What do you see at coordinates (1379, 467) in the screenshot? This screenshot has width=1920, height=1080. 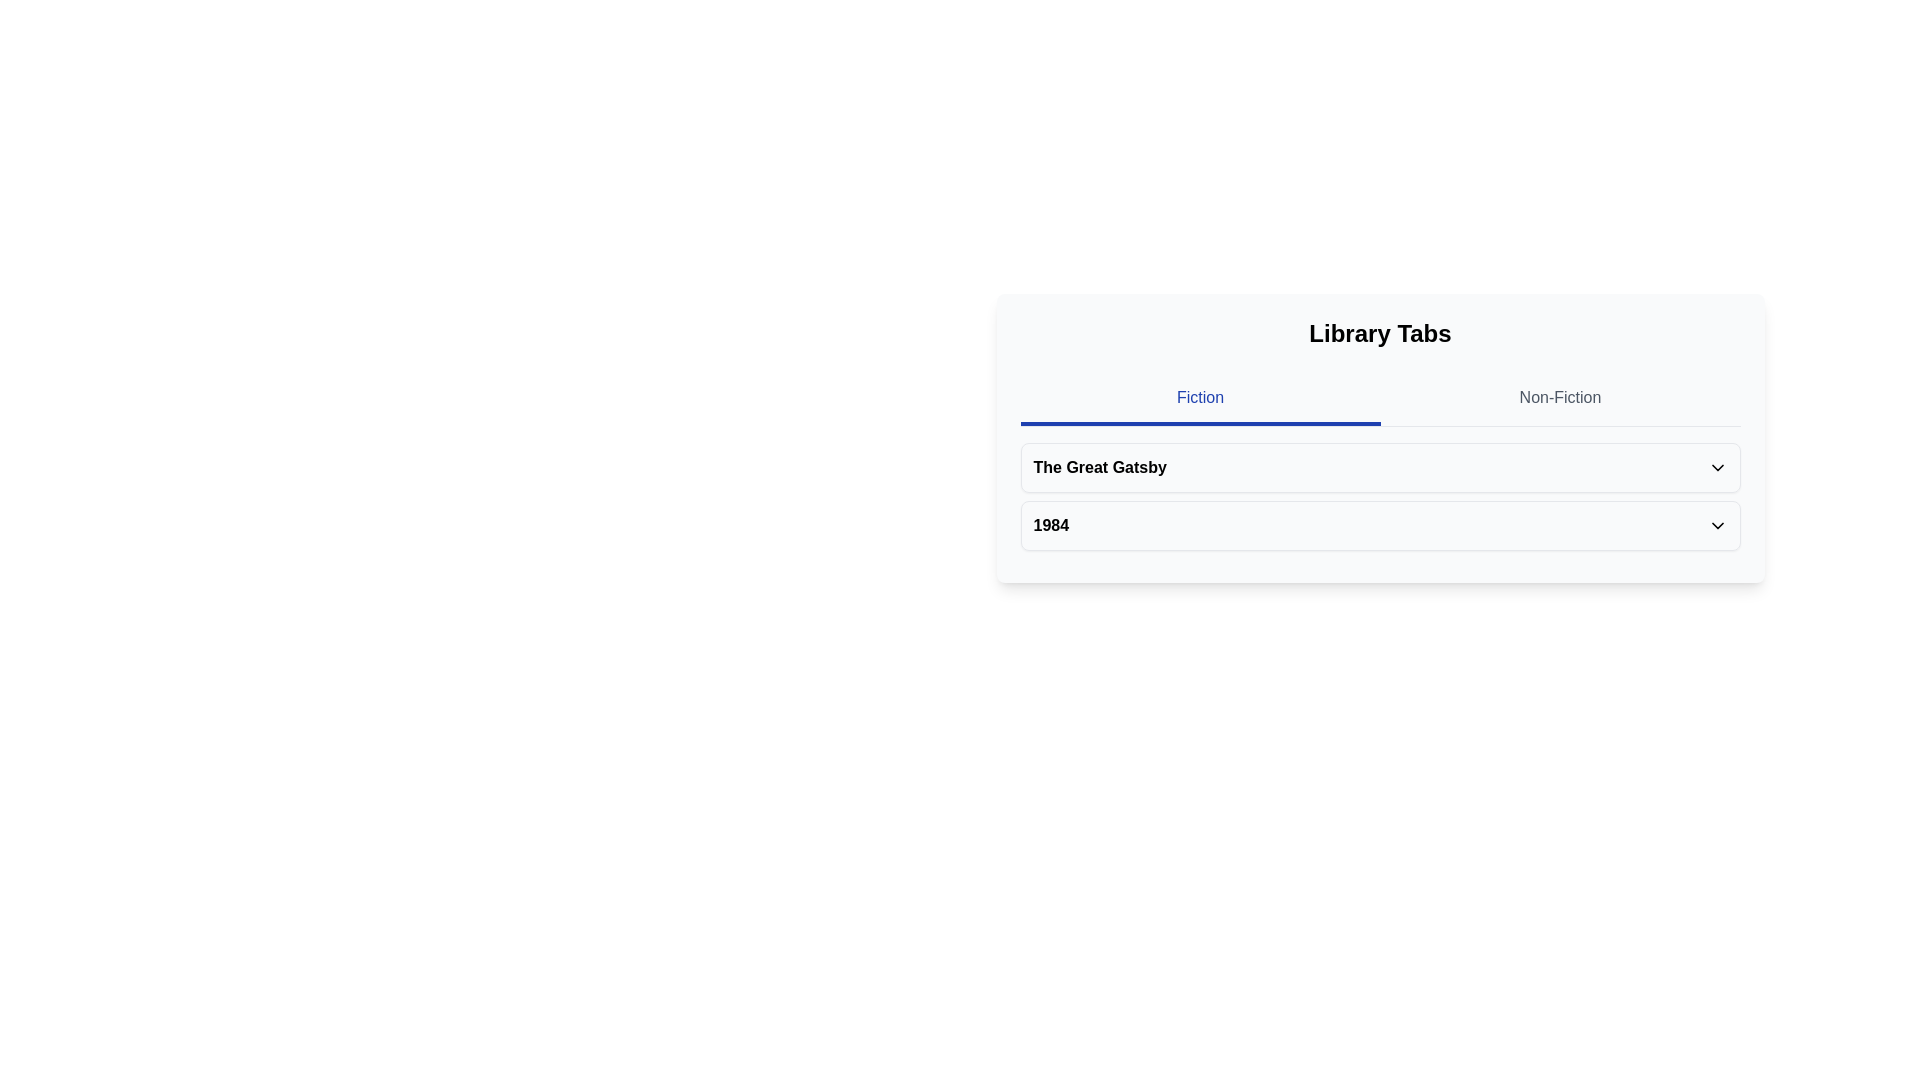 I see `the button labeled 'The Great Gatsby' to trigger a tooltip or visual effect` at bounding box center [1379, 467].